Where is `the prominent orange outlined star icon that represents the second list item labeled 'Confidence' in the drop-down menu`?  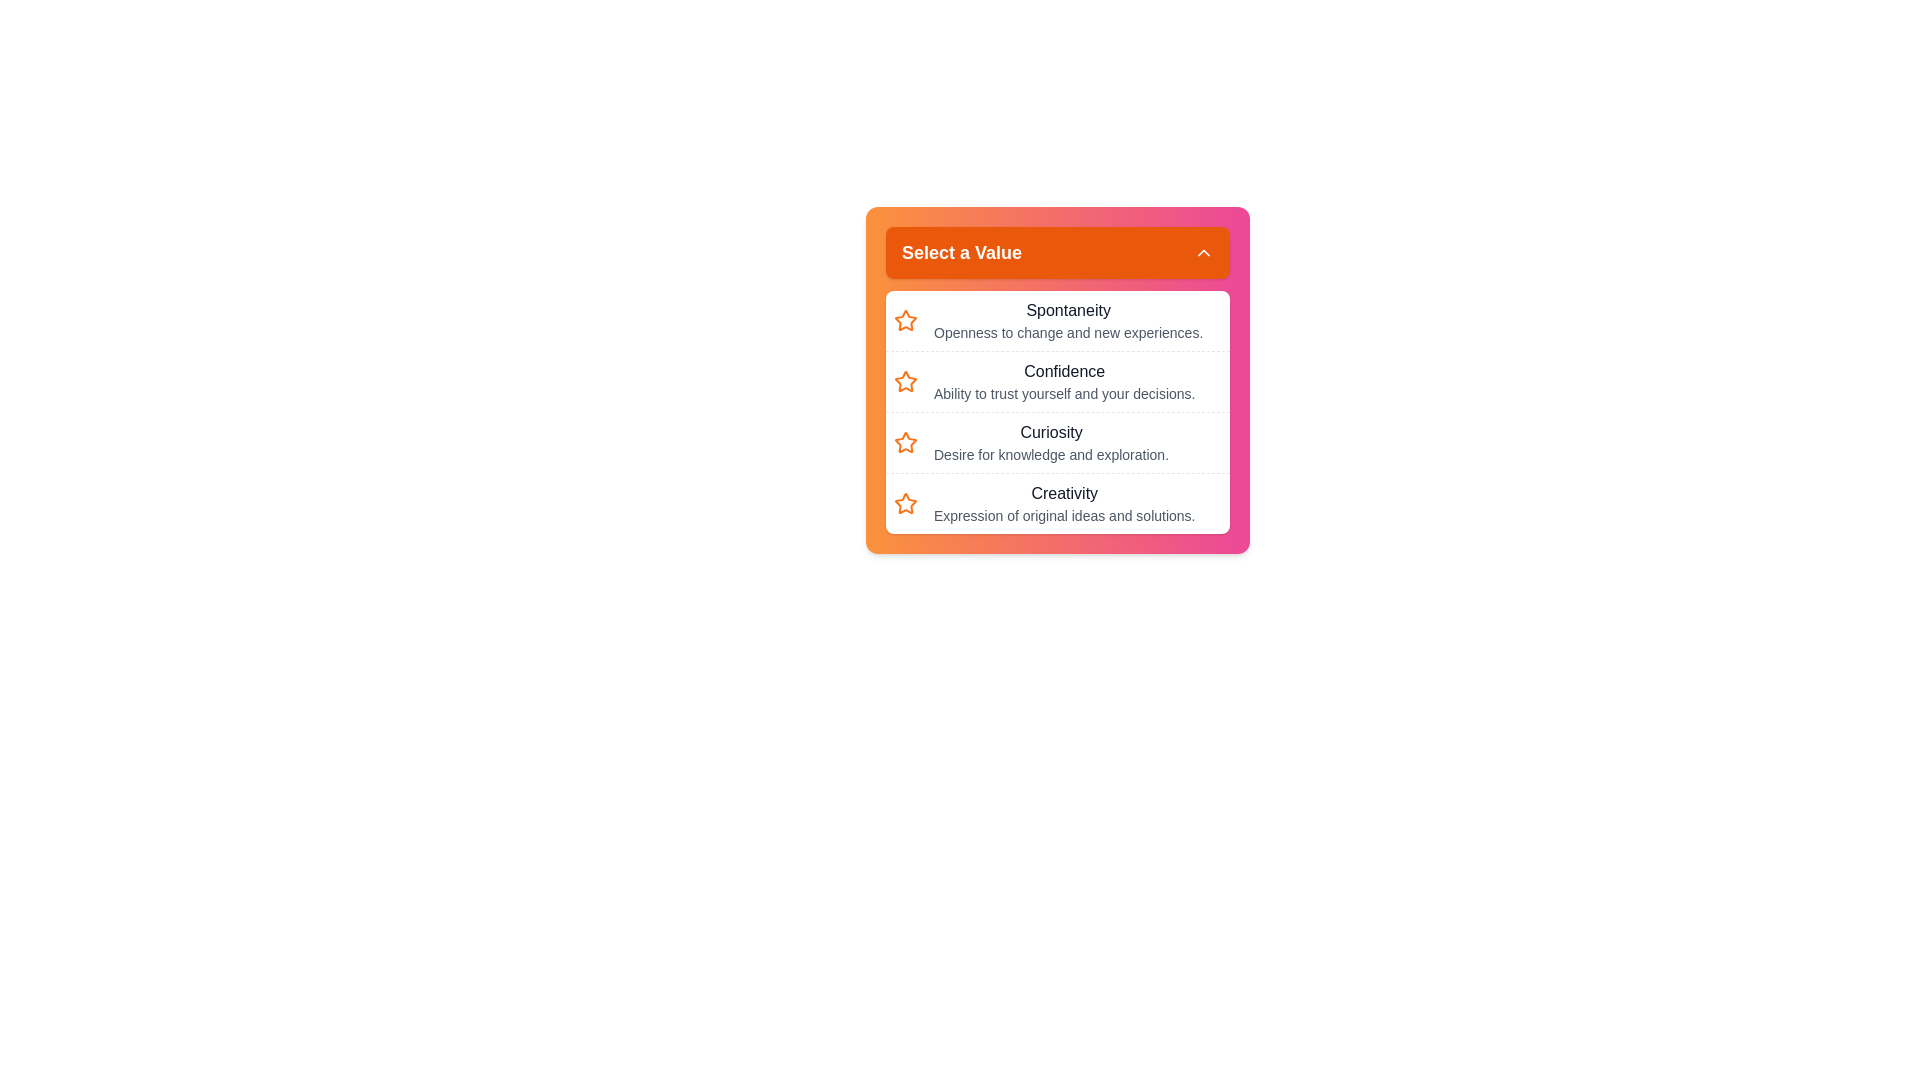 the prominent orange outlined star icon that represents the second list item labeled 'Confidence' in the drop-down menu is located at coordinates (905, 381).